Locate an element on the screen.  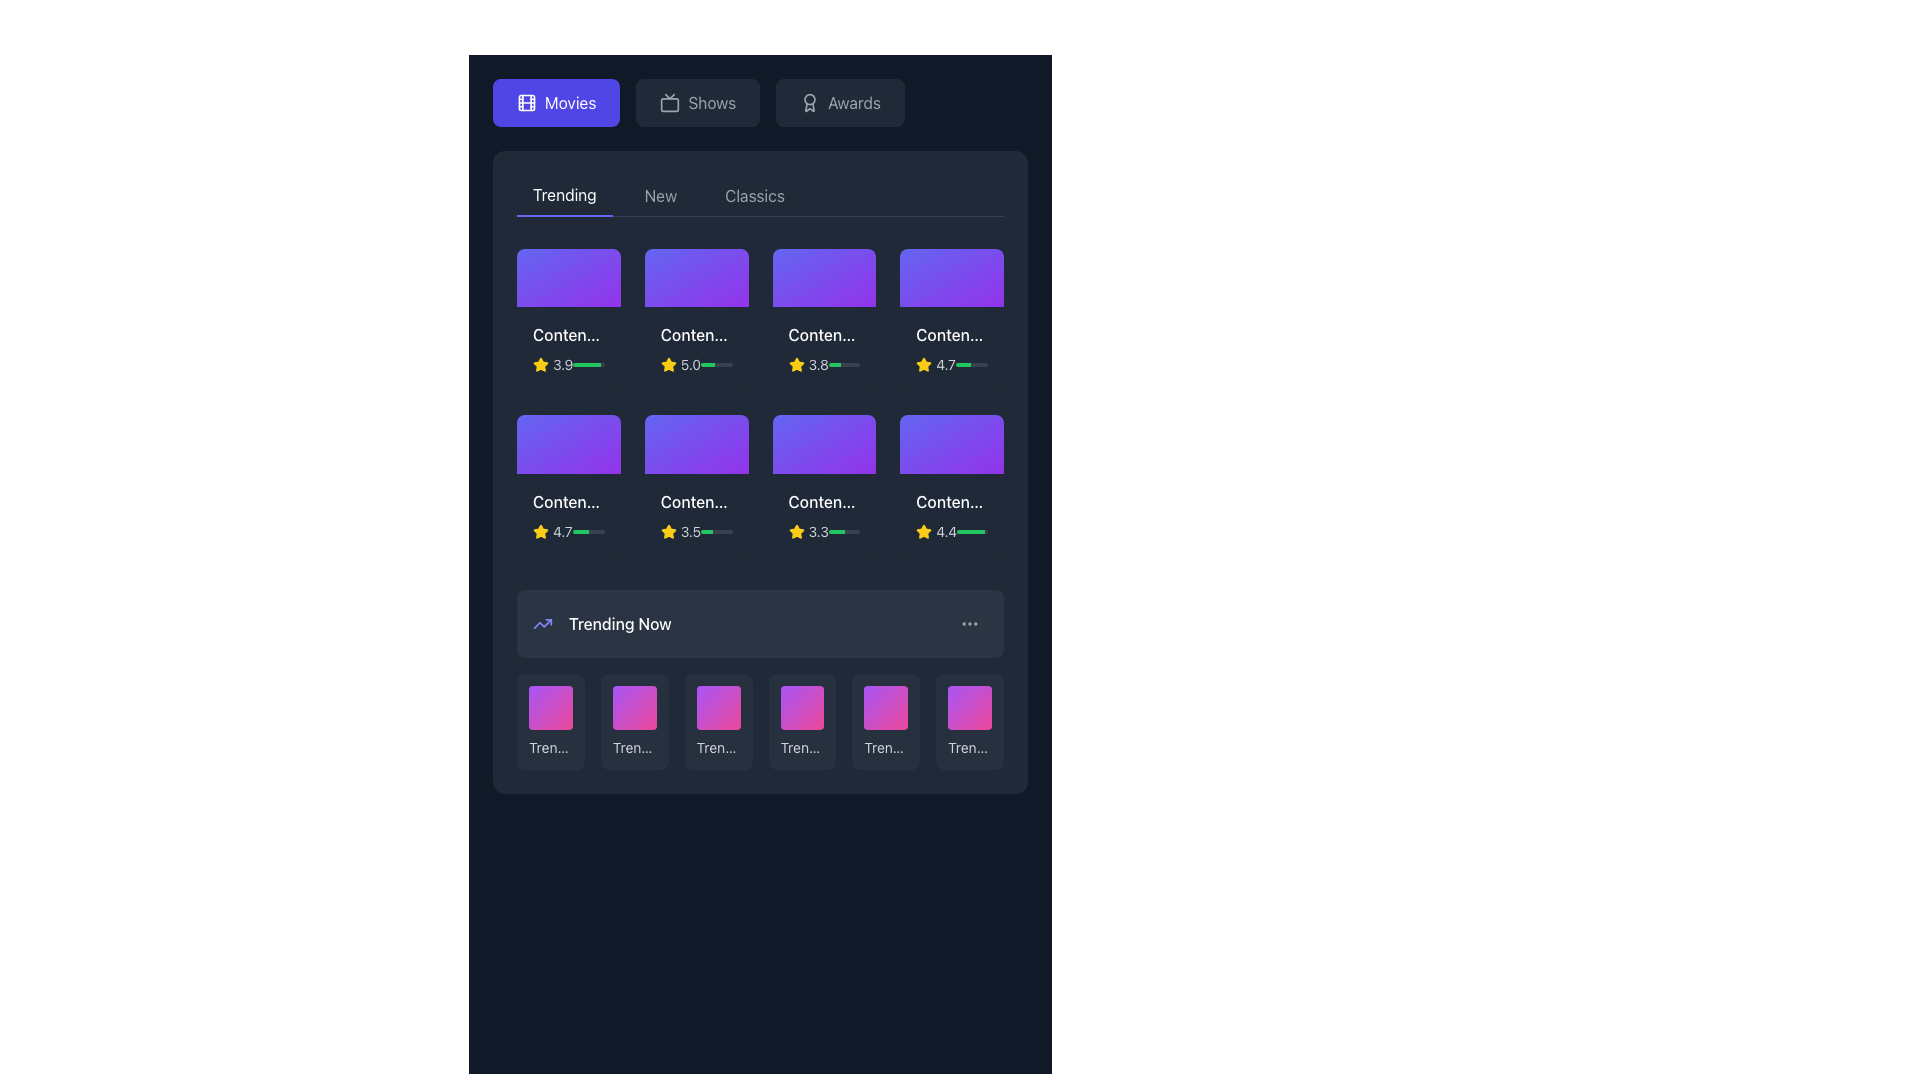
the first content card in the 'Trending' section that displays a title, a yellow star icon with a numeric rating, and a green progress bar is located at coordinates (567, 348).